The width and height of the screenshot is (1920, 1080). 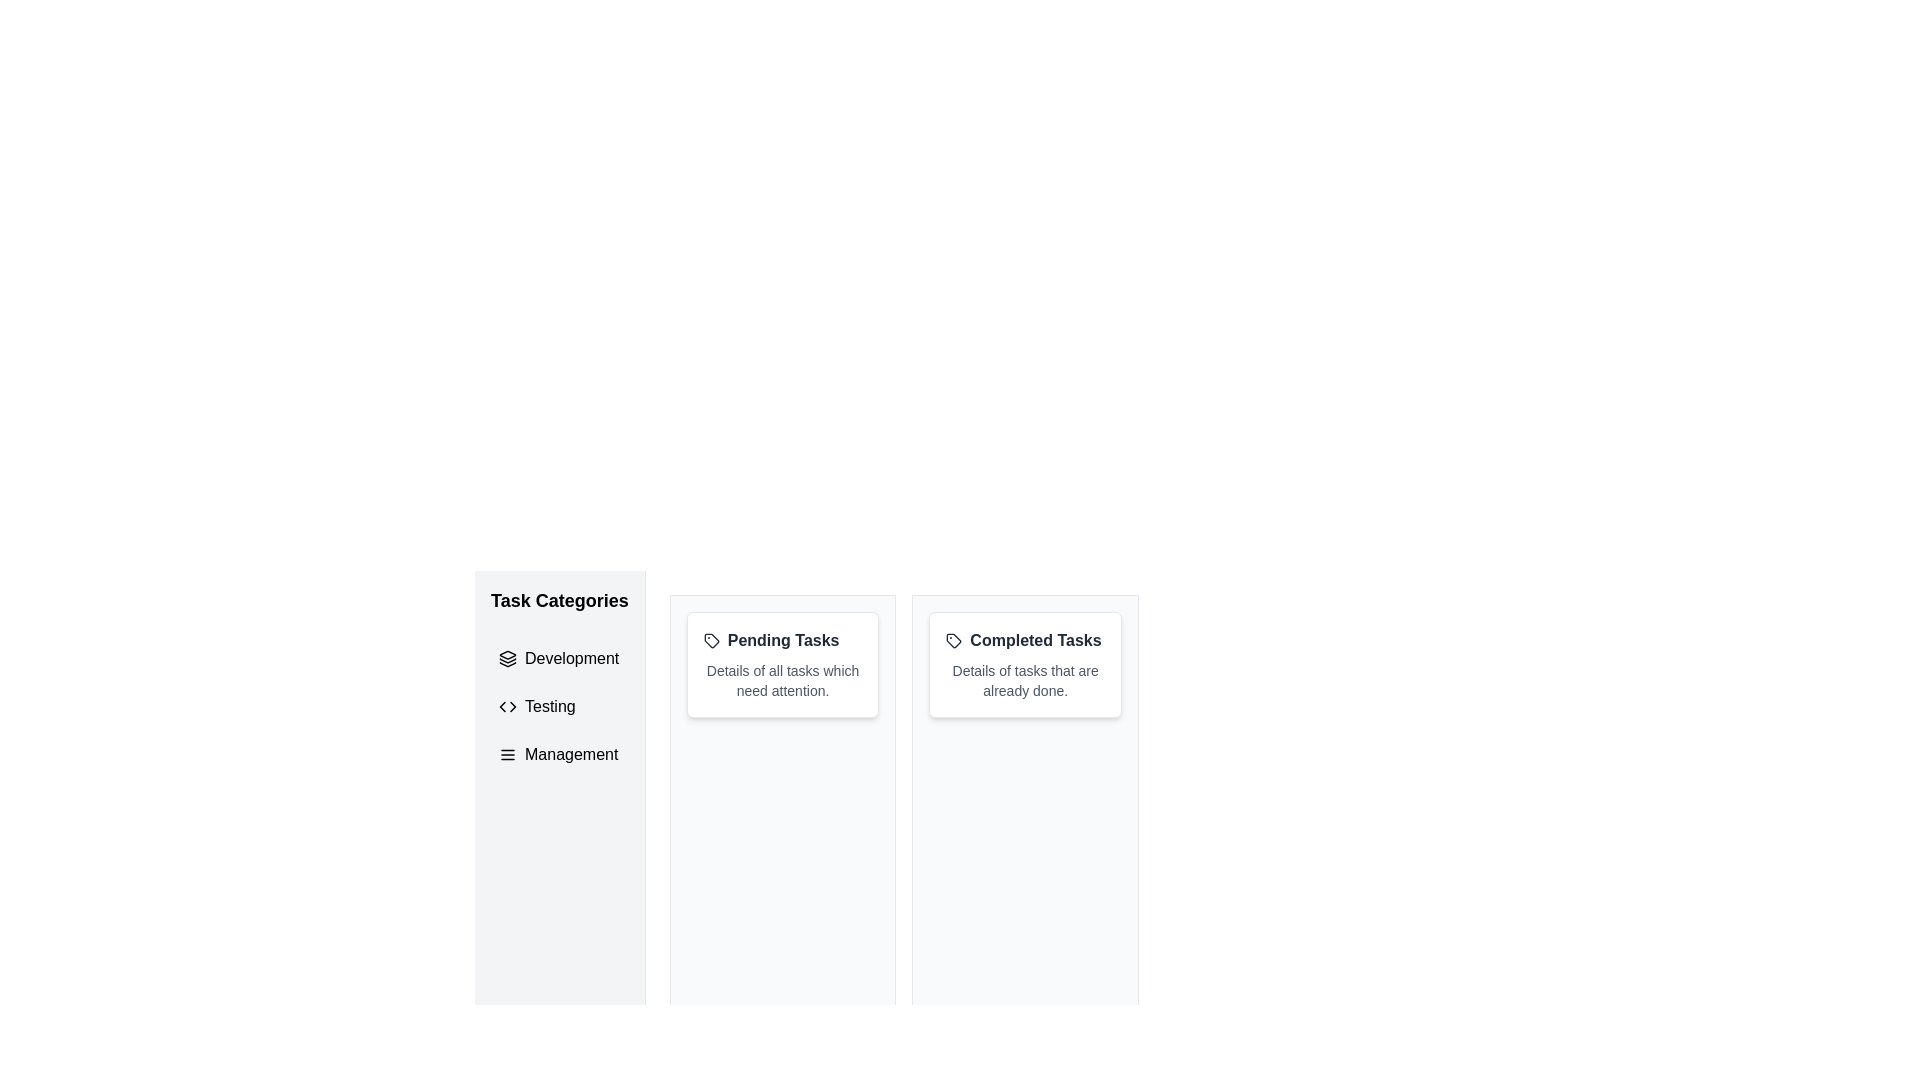 I want to click on text header with an icon that identifies the 'Completed Tasks' card, located in the rightmost card of three horizontally arranged cards, so click(x=1025, y=640).